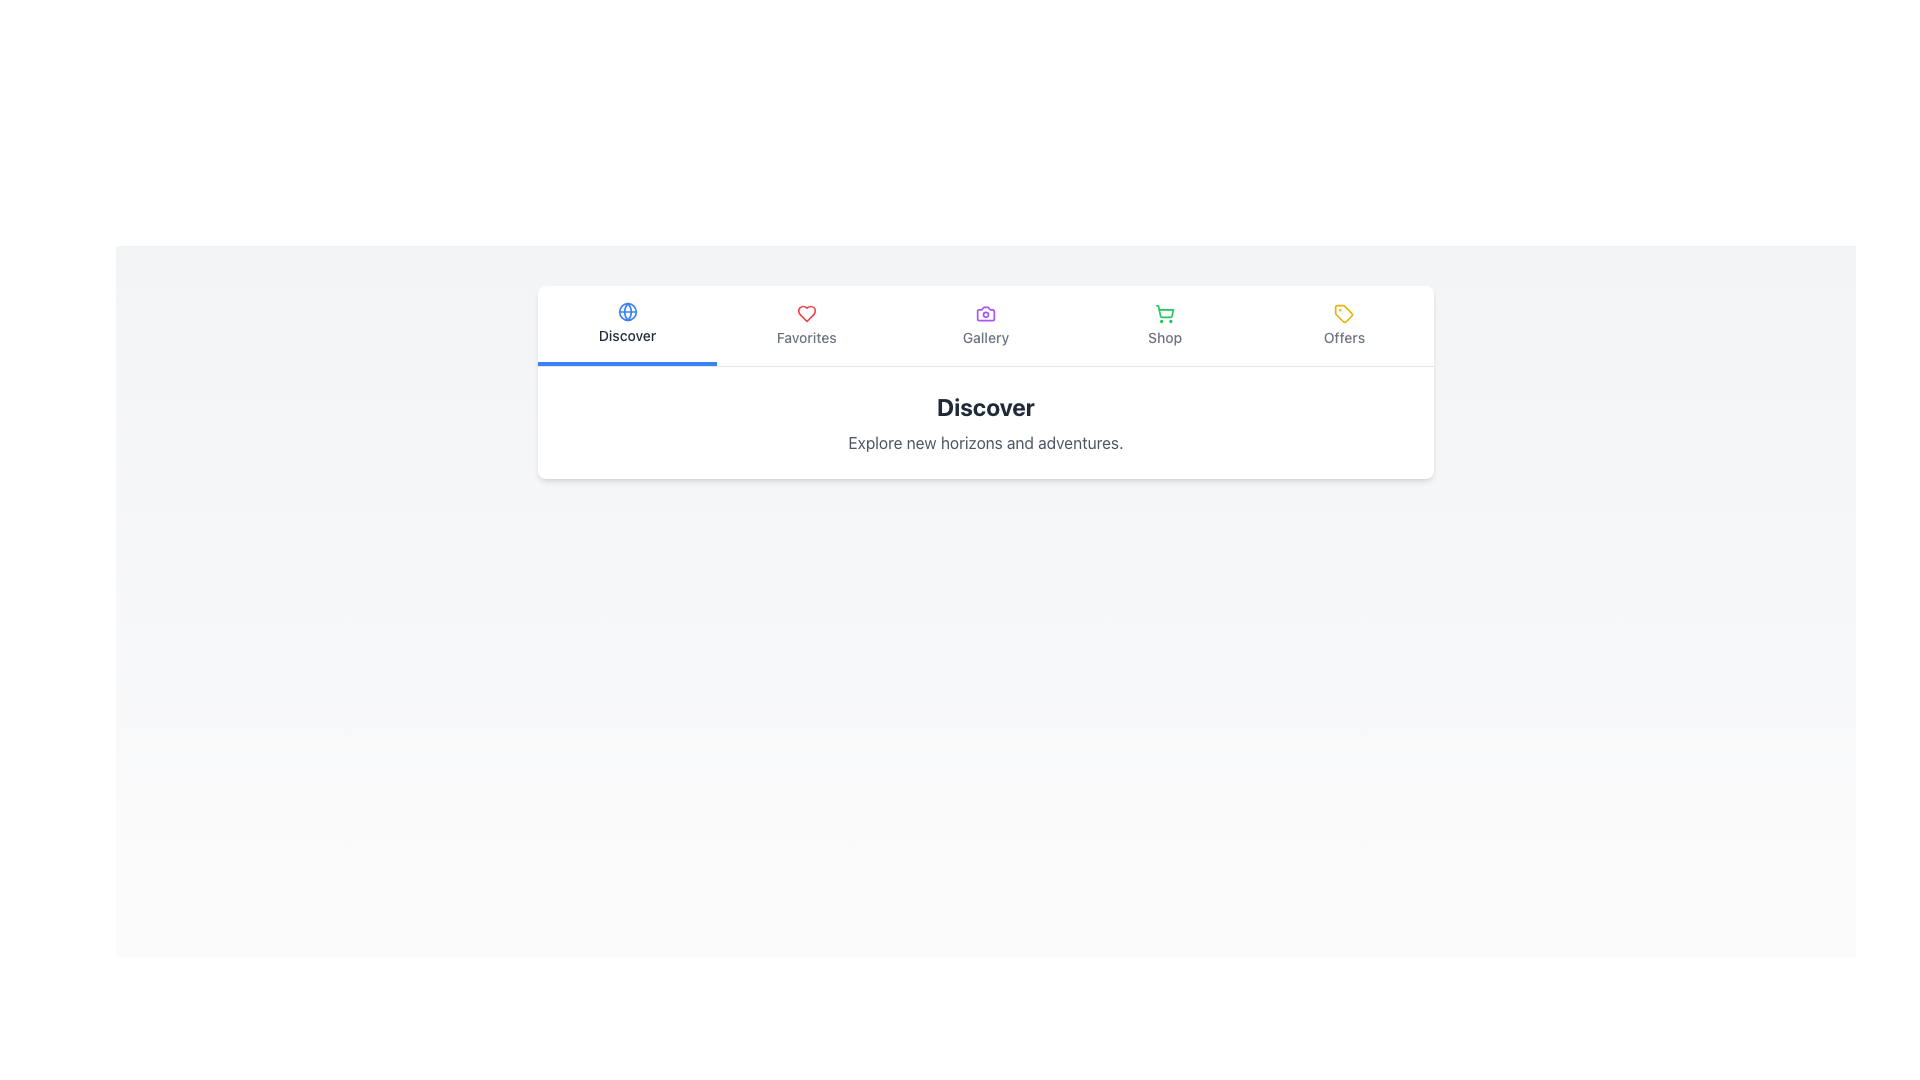 The height and width of the screenshot is (1080, 1920). I want to click on the 'Offers' navigation item, which is styled with a yellow tag icon and is located towards the right of the navigation bar, following the 'Shop' item, so click(1344, 325).